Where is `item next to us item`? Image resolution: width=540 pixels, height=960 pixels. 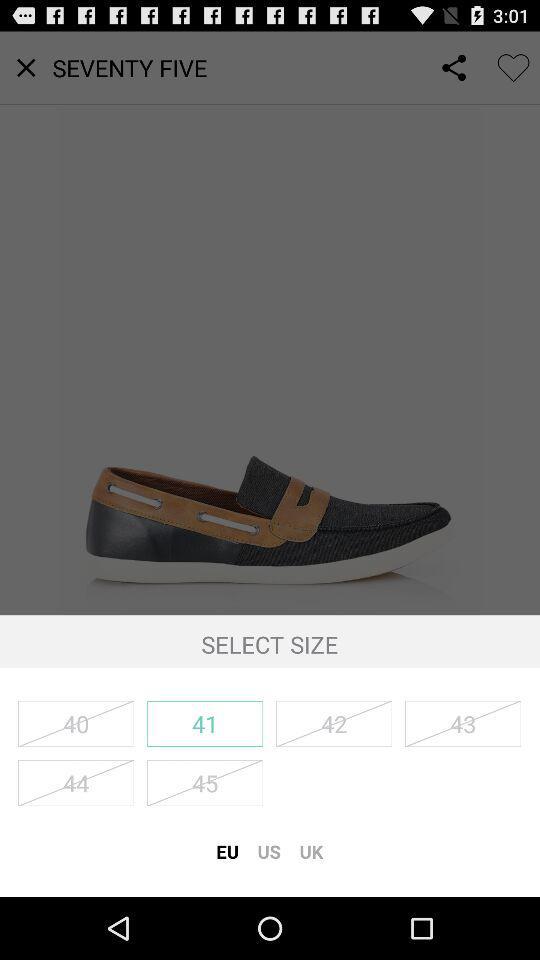 item next to us item is located at coordinates (311, 850).